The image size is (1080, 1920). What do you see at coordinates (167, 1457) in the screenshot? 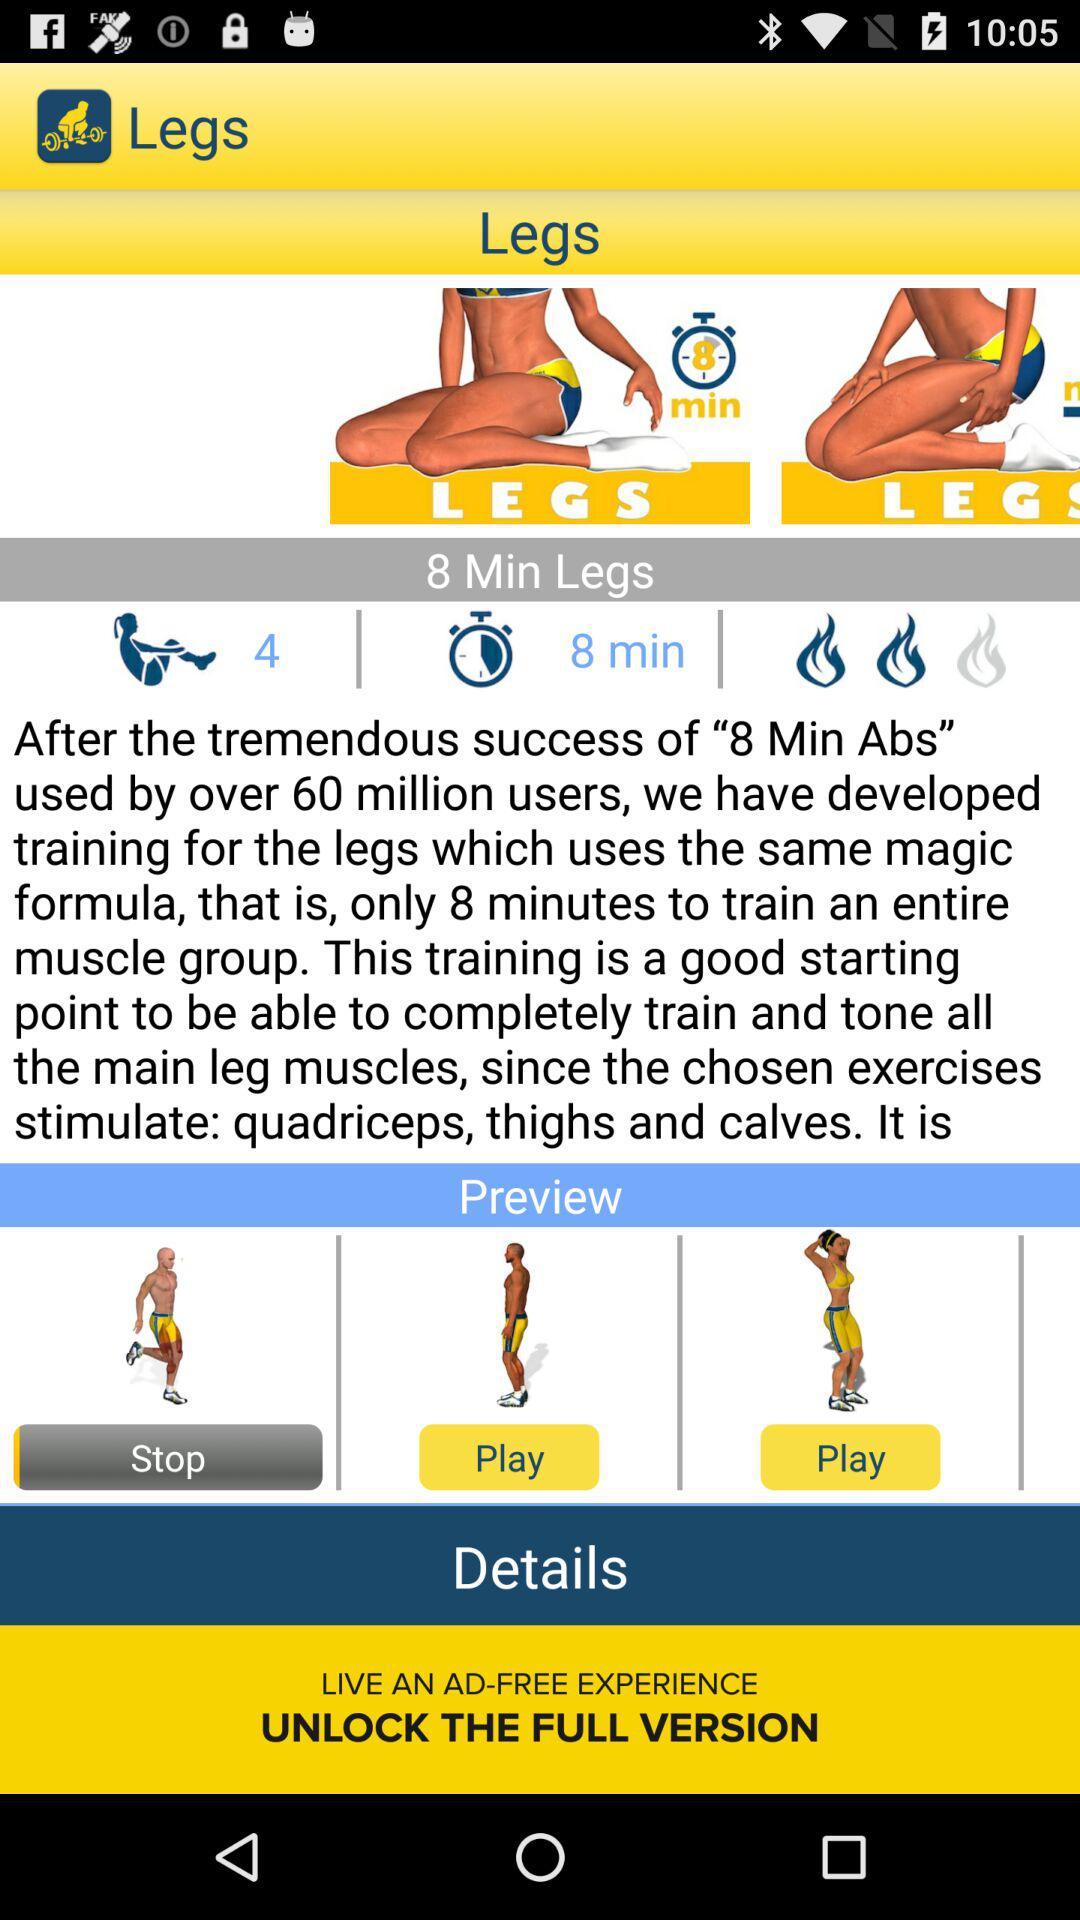
I see `the stop button` at bounding box center [167, 1457].